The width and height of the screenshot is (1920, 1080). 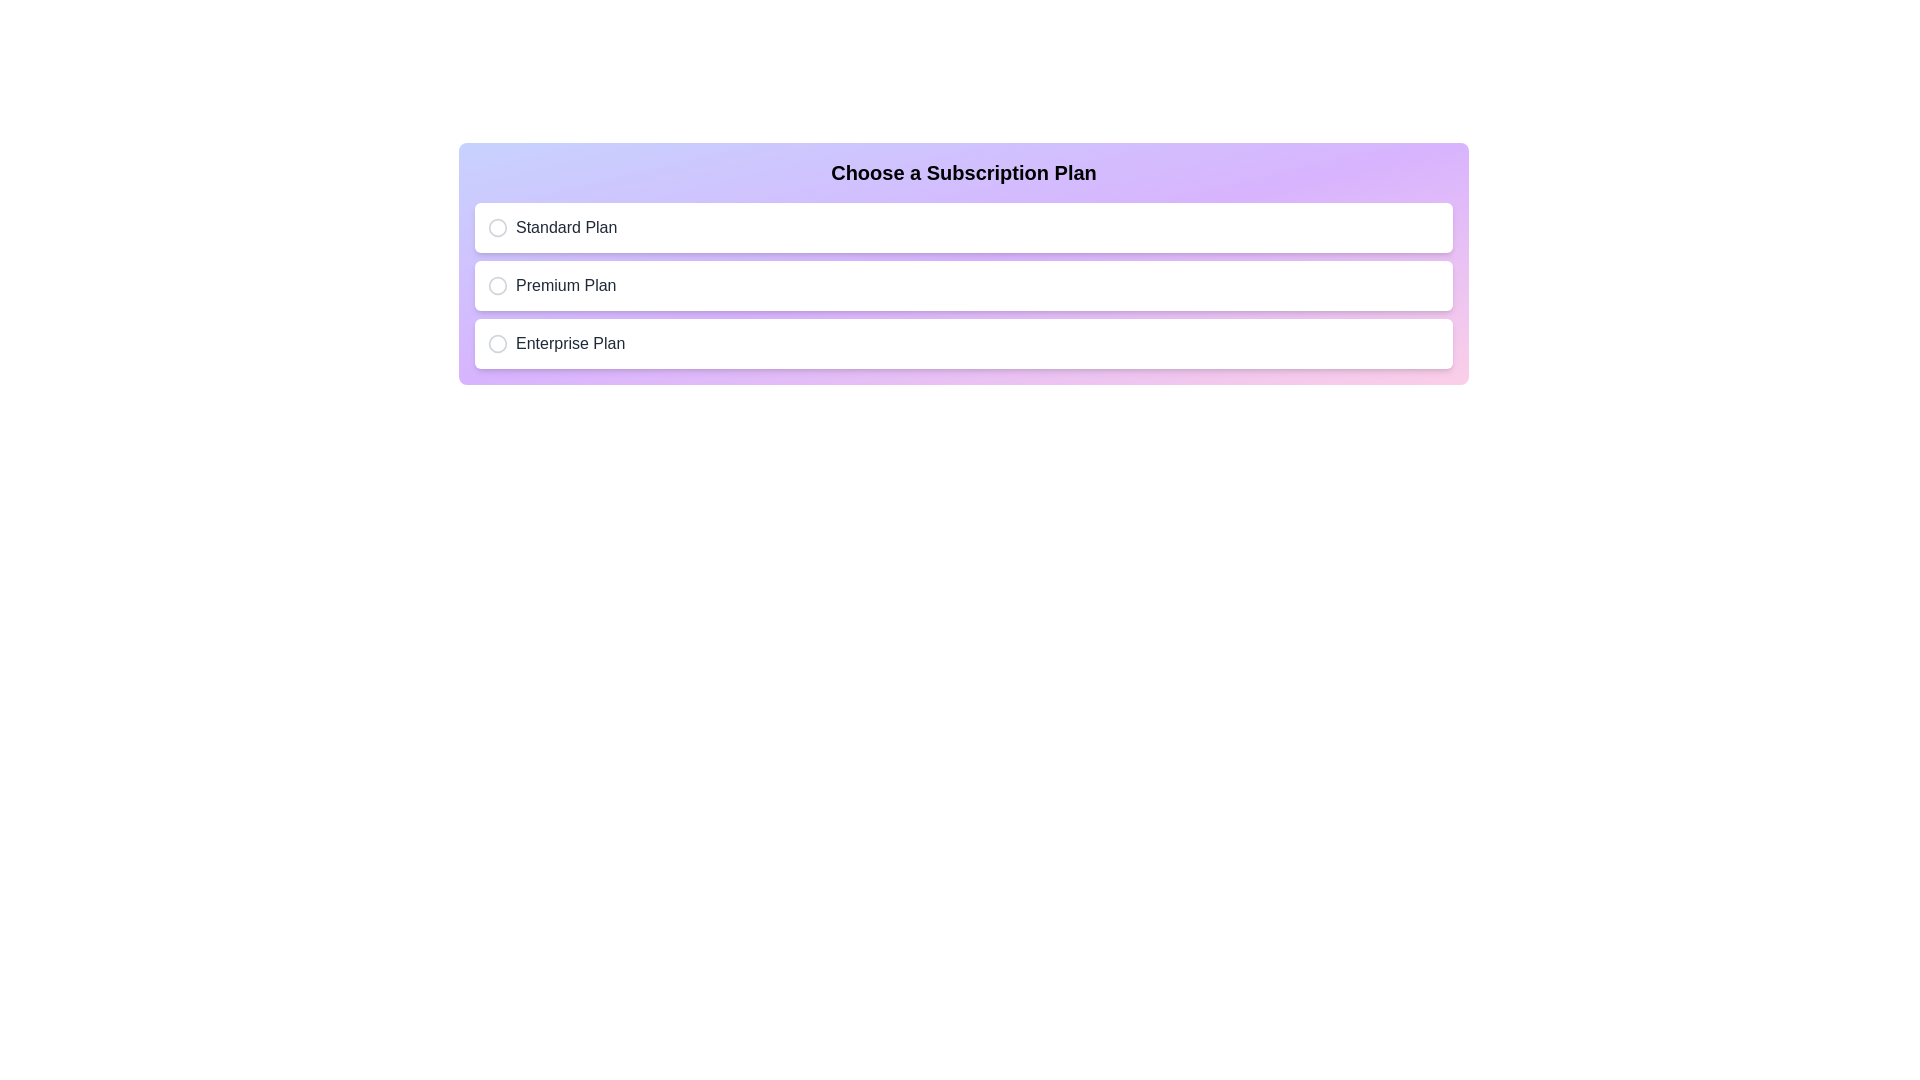 What do you see at coordinates (569, 342) in the screenshot?
I see `the text label displaying 'Enterprise Plan' in dark gray, which is the third option in the subscription plans list` at bounding box center [569, 342].